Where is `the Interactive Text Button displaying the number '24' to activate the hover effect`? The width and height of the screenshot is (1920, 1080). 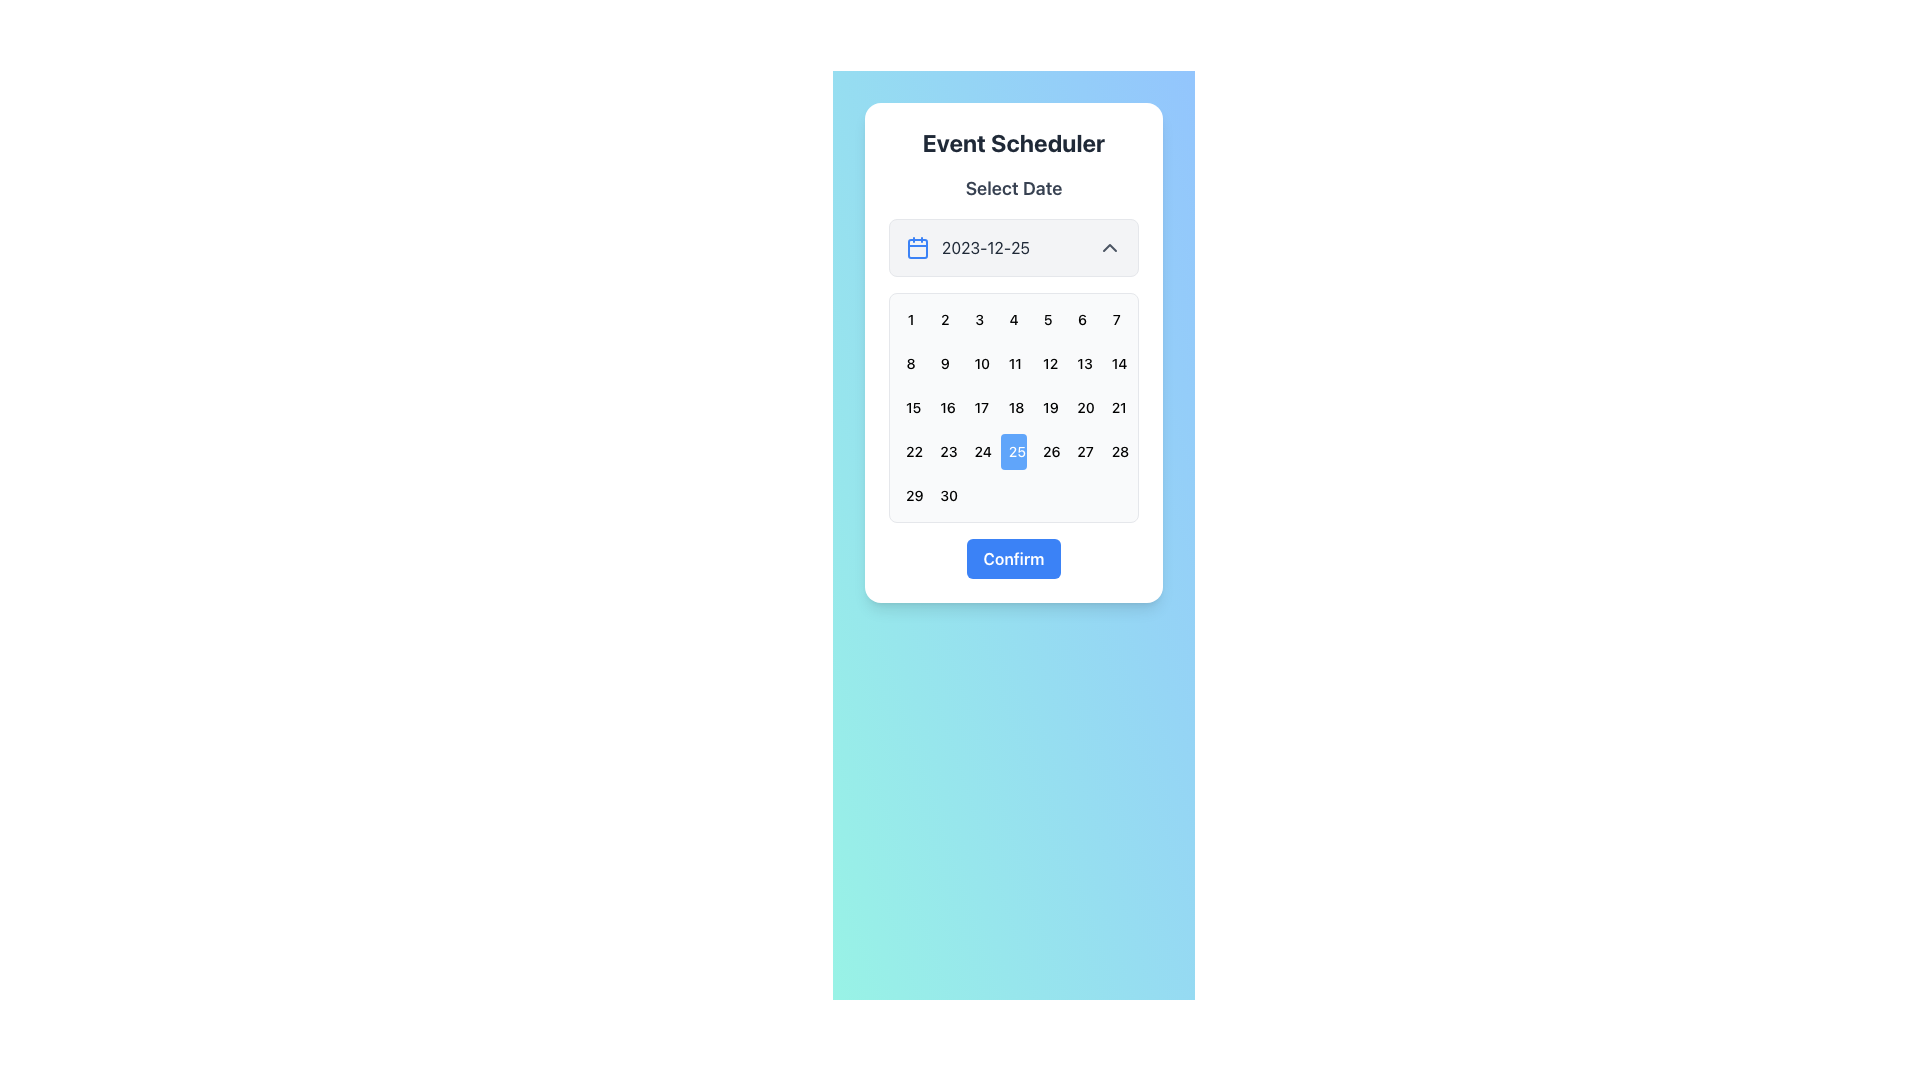
the Interactive Text Button displaying the number '24' to activate the hover effect is located at coordinates (979, 451).